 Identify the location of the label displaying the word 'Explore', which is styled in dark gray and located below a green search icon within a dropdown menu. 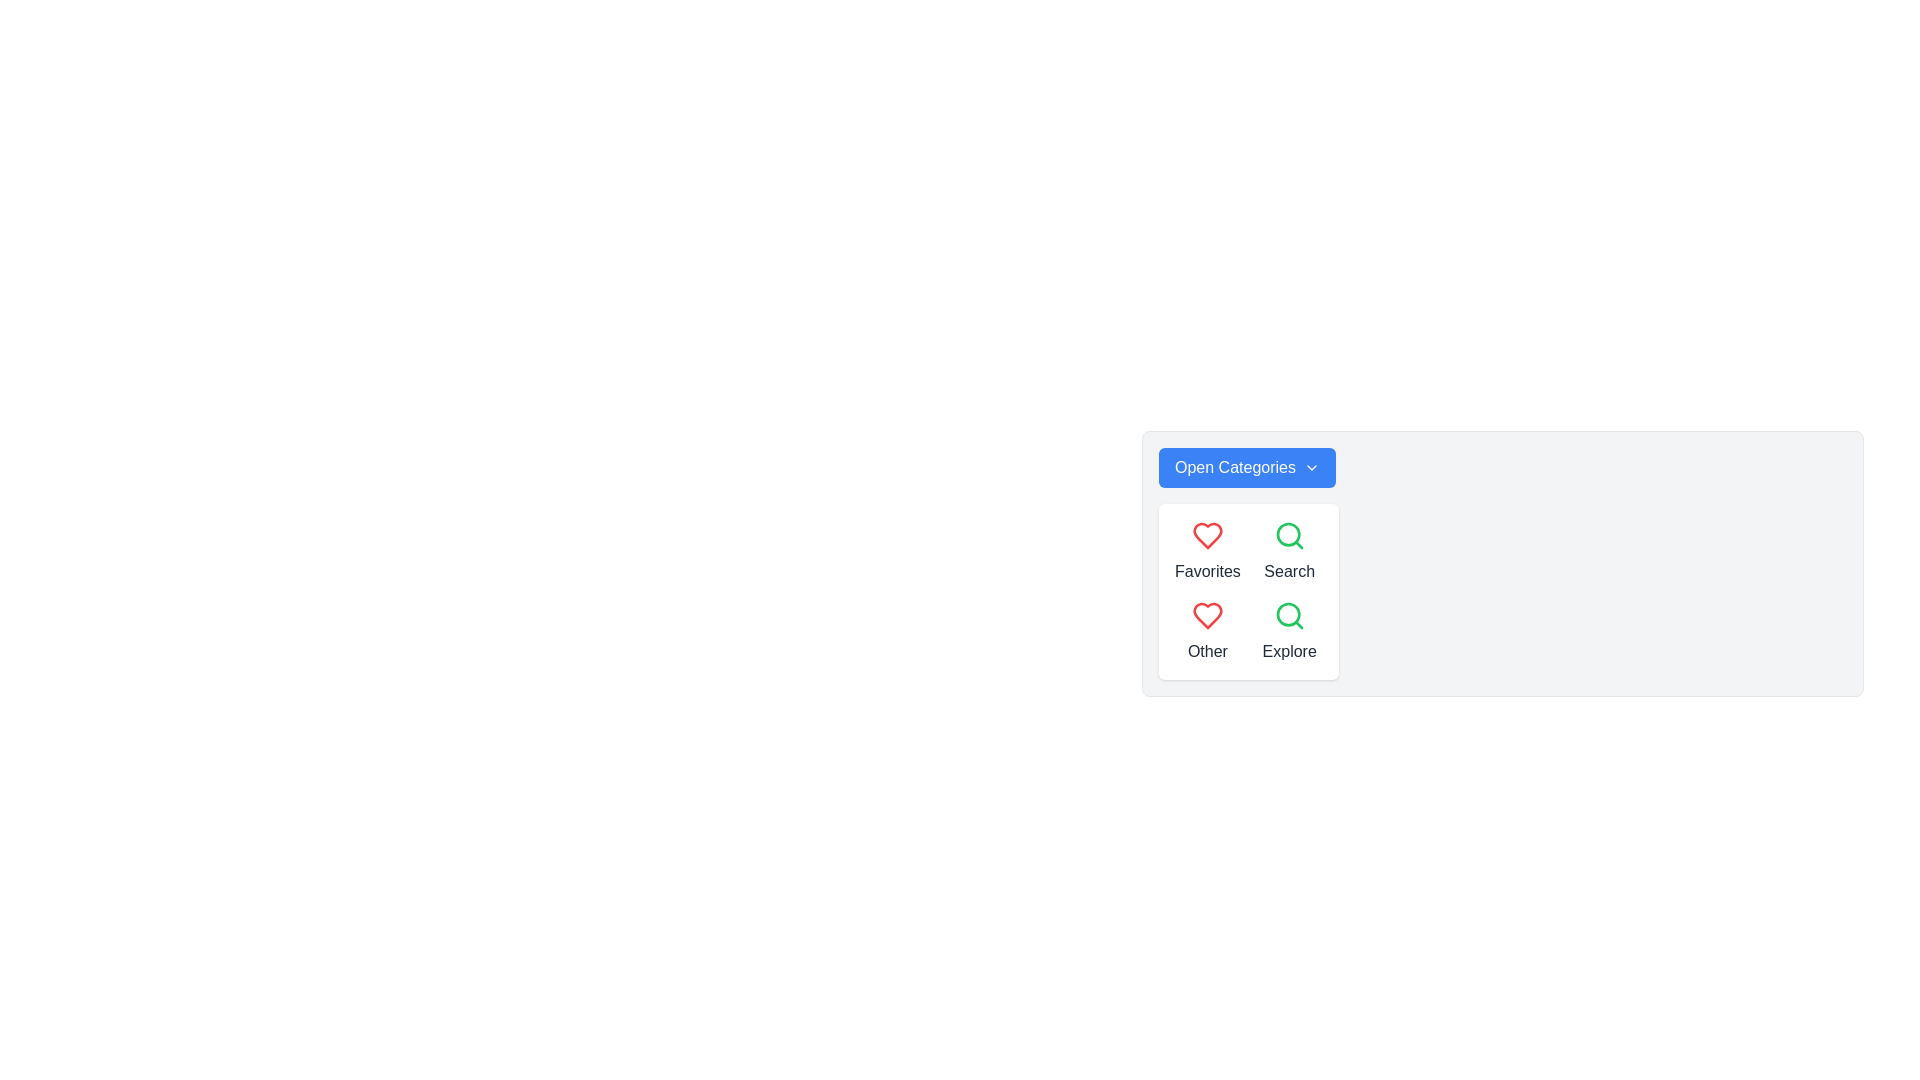
(1289, 651).